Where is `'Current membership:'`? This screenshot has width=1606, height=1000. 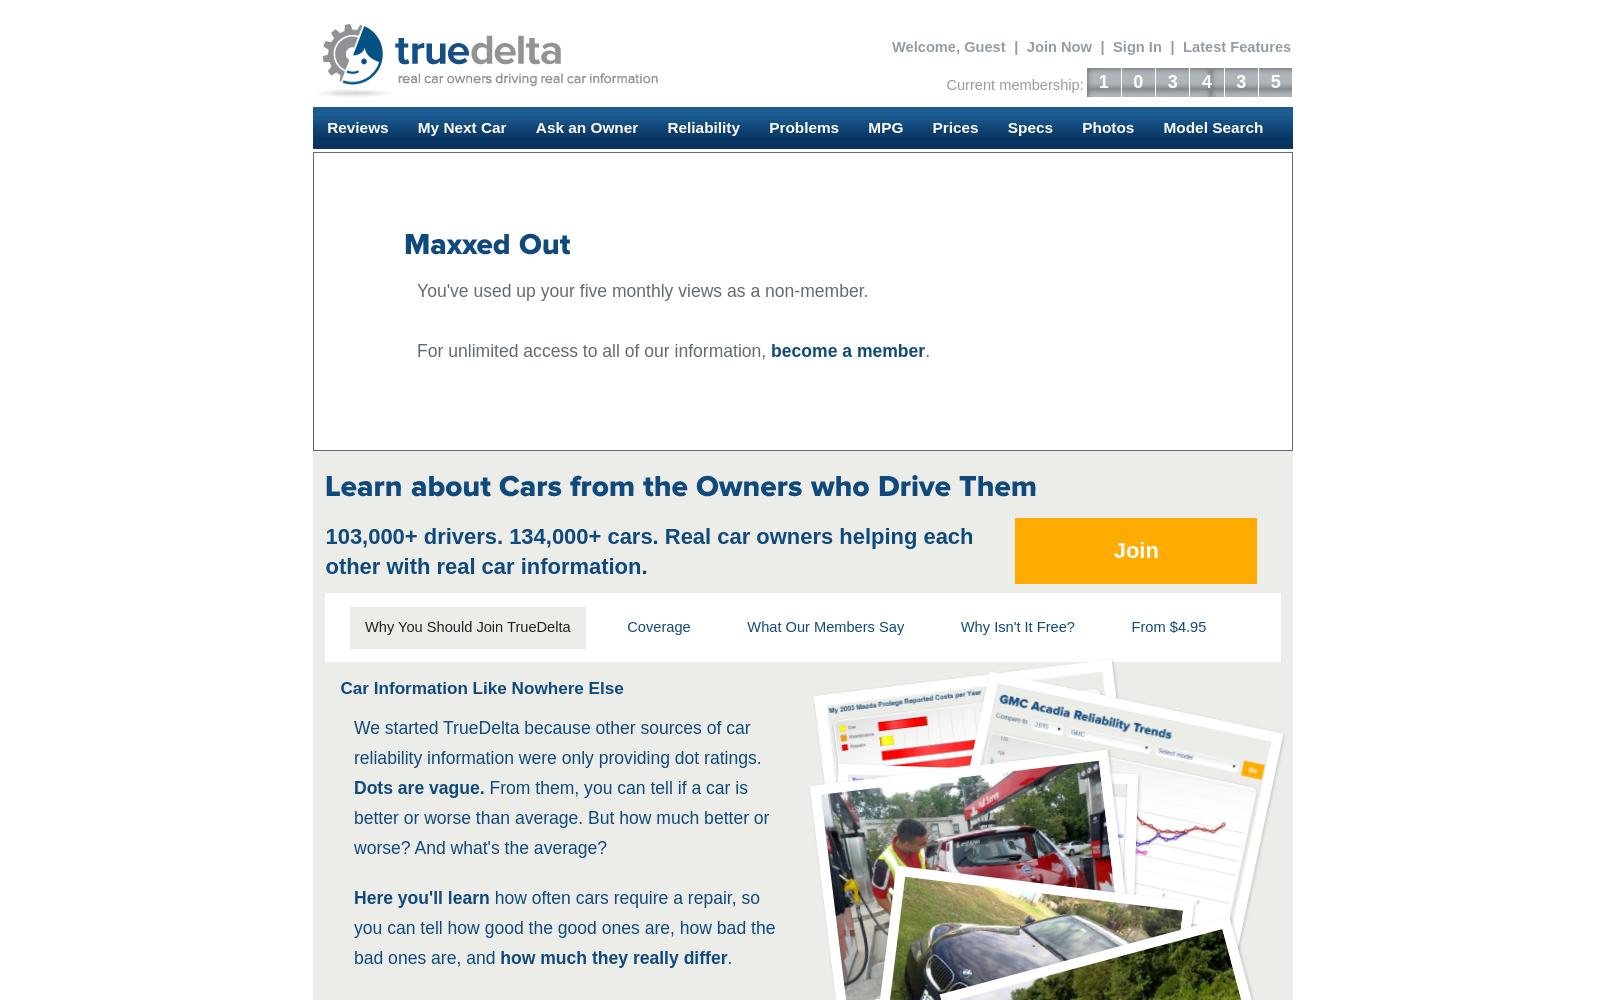
'Current membership:' is located at coordinates (945, 84).